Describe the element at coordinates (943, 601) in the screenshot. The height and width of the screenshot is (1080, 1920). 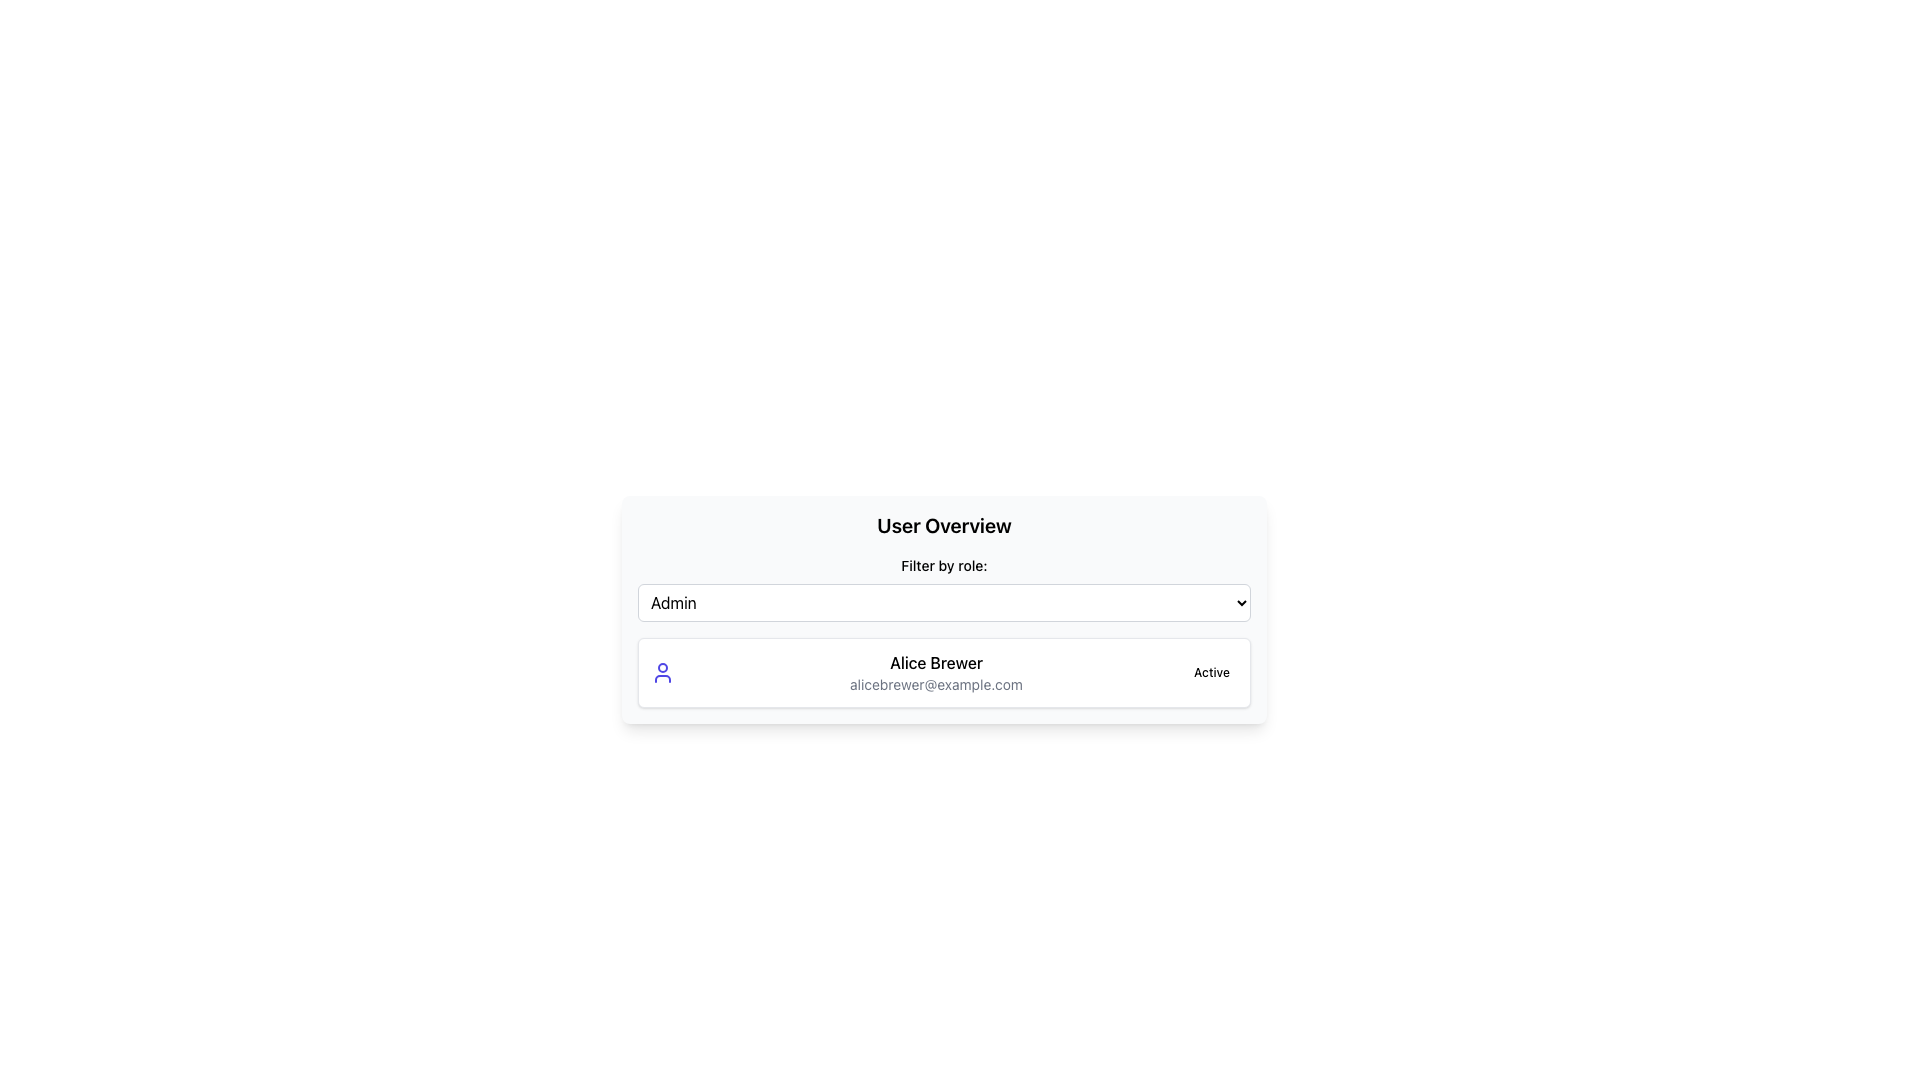
I see `the Dropdown menu labeled 'Filter by role:' which currently displays 'Admin'` at that location.